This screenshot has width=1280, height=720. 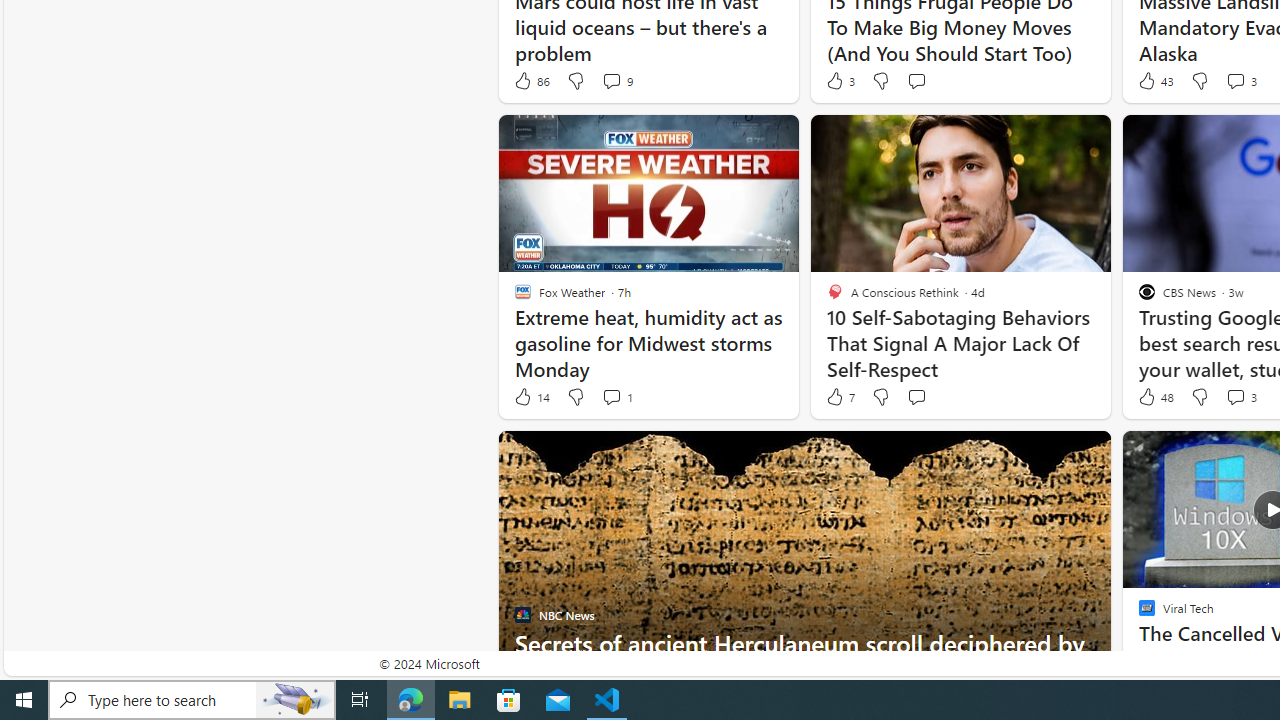 What do you see at coordinates (1154, 80) in the screenshot?
I see `'43 Like'` at bounding box center [1154, 80].